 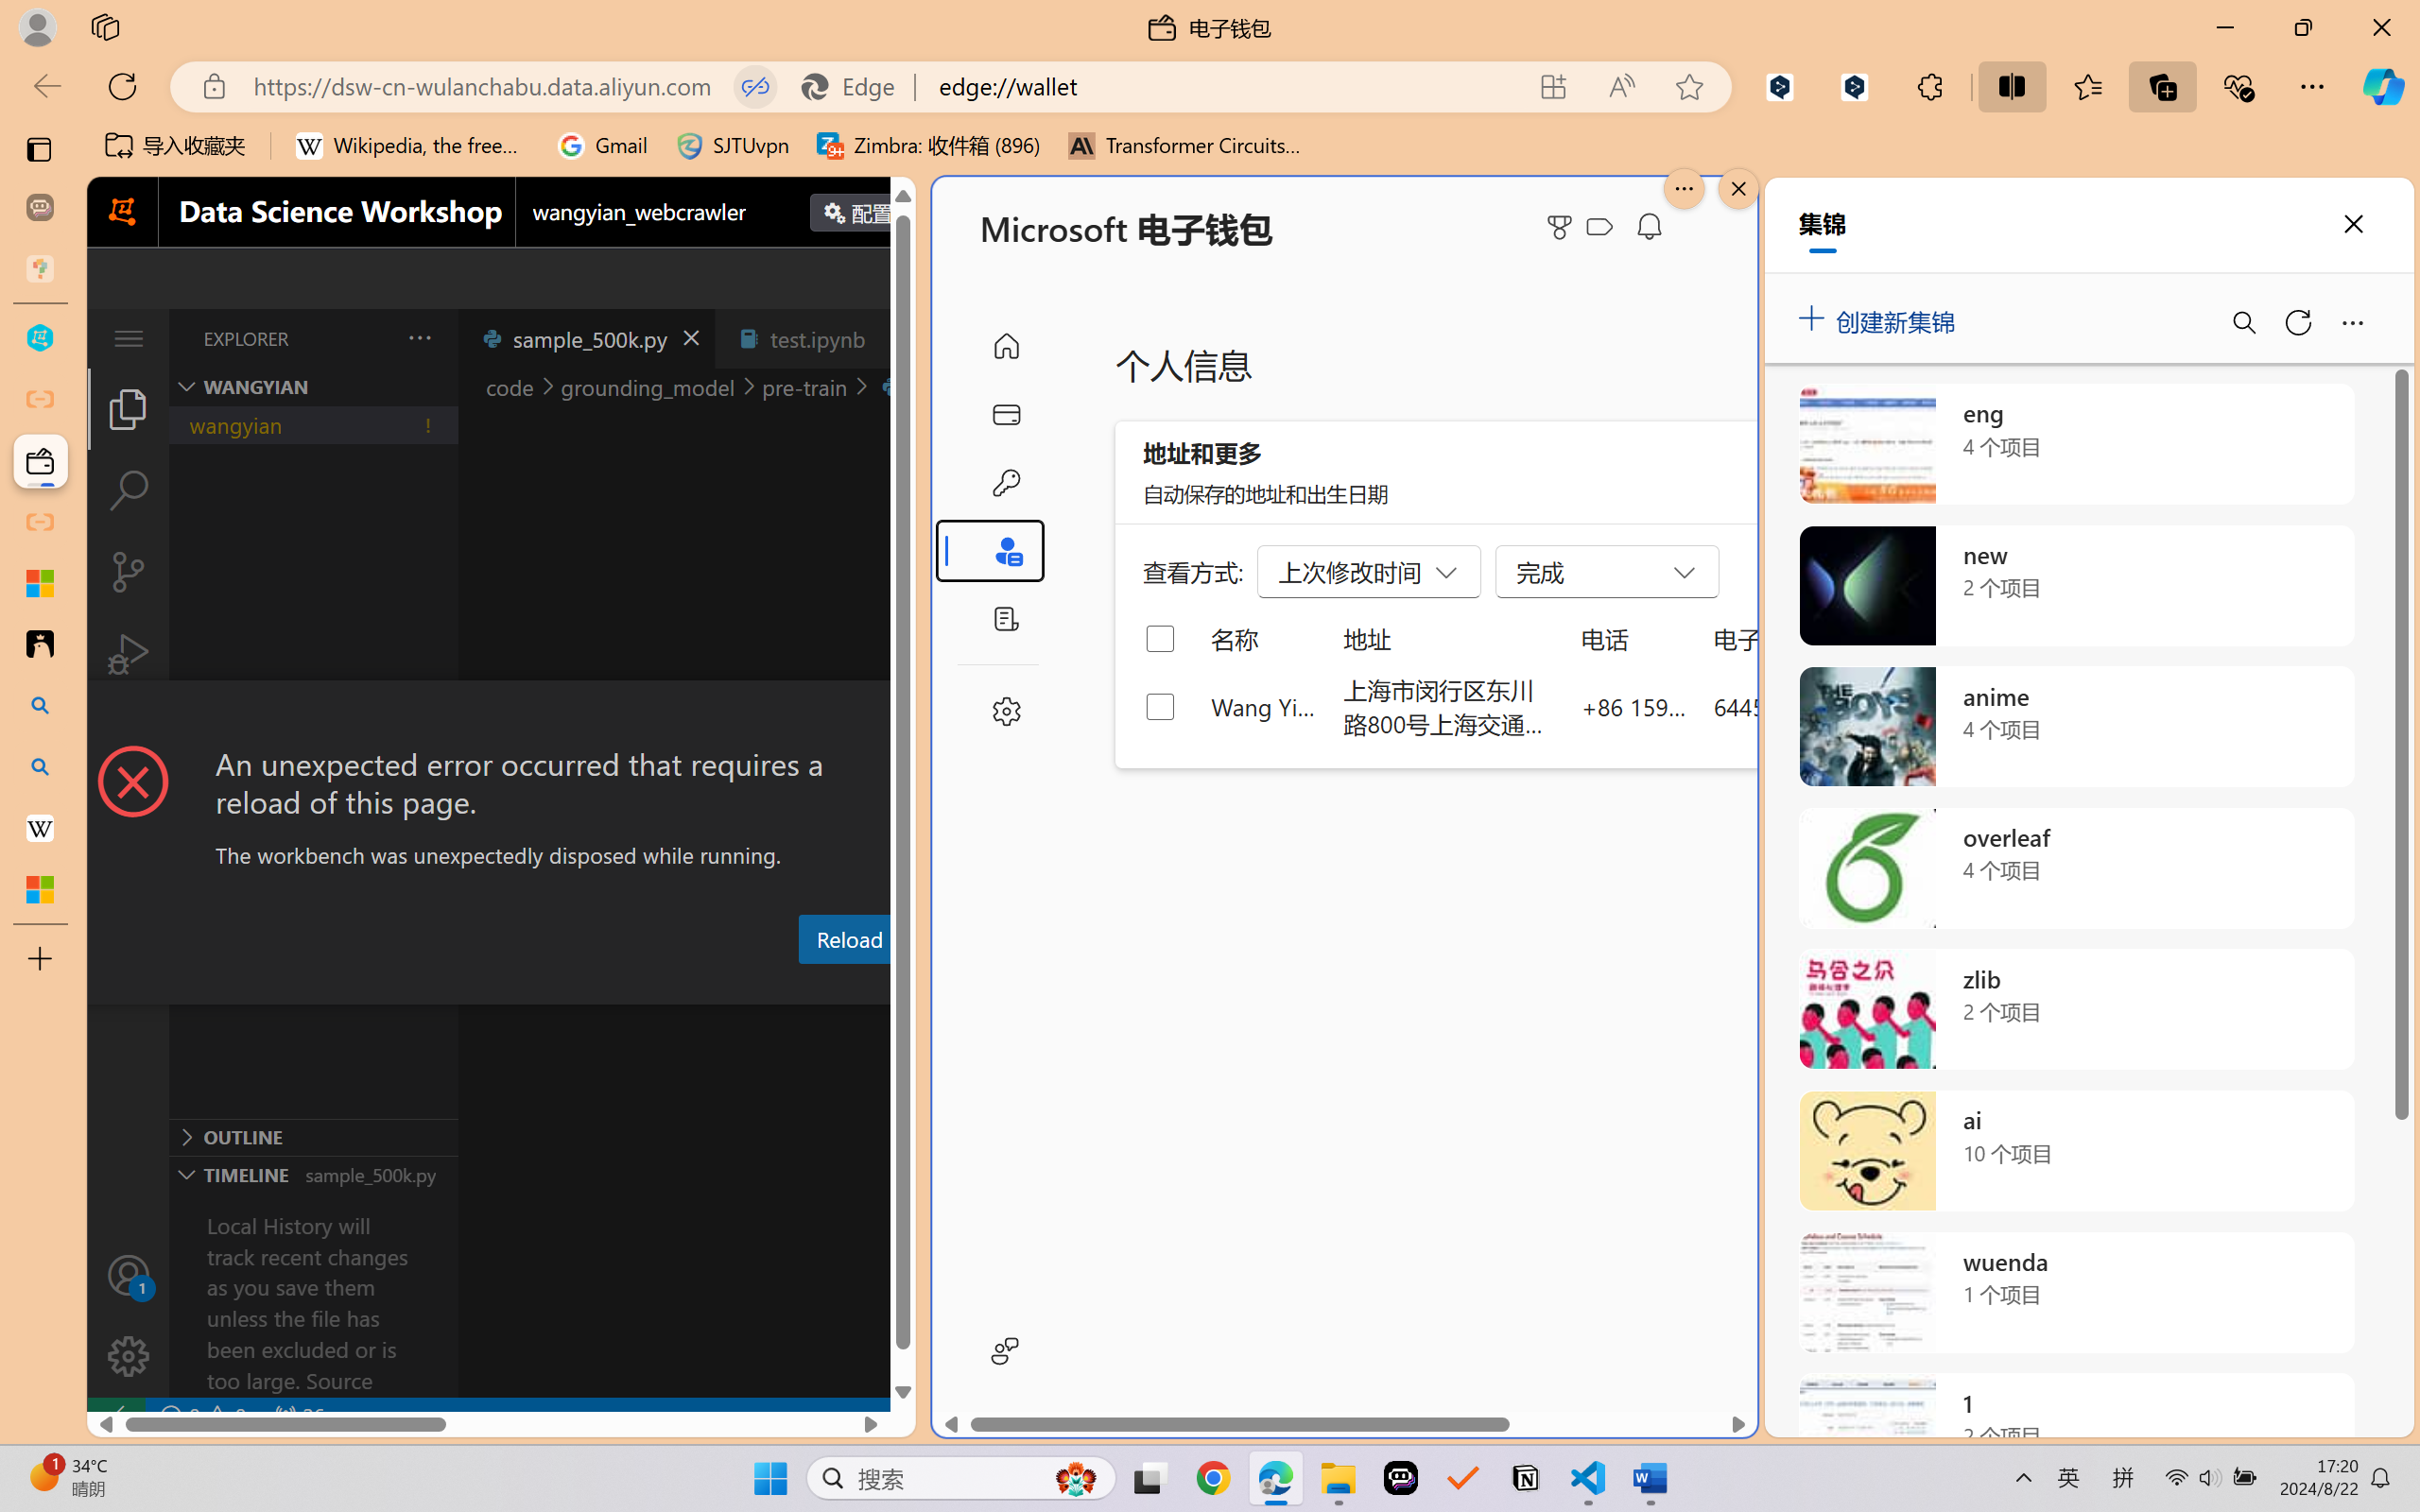 I want to click on 'Timeline Section', so click(x=313, y=1174).